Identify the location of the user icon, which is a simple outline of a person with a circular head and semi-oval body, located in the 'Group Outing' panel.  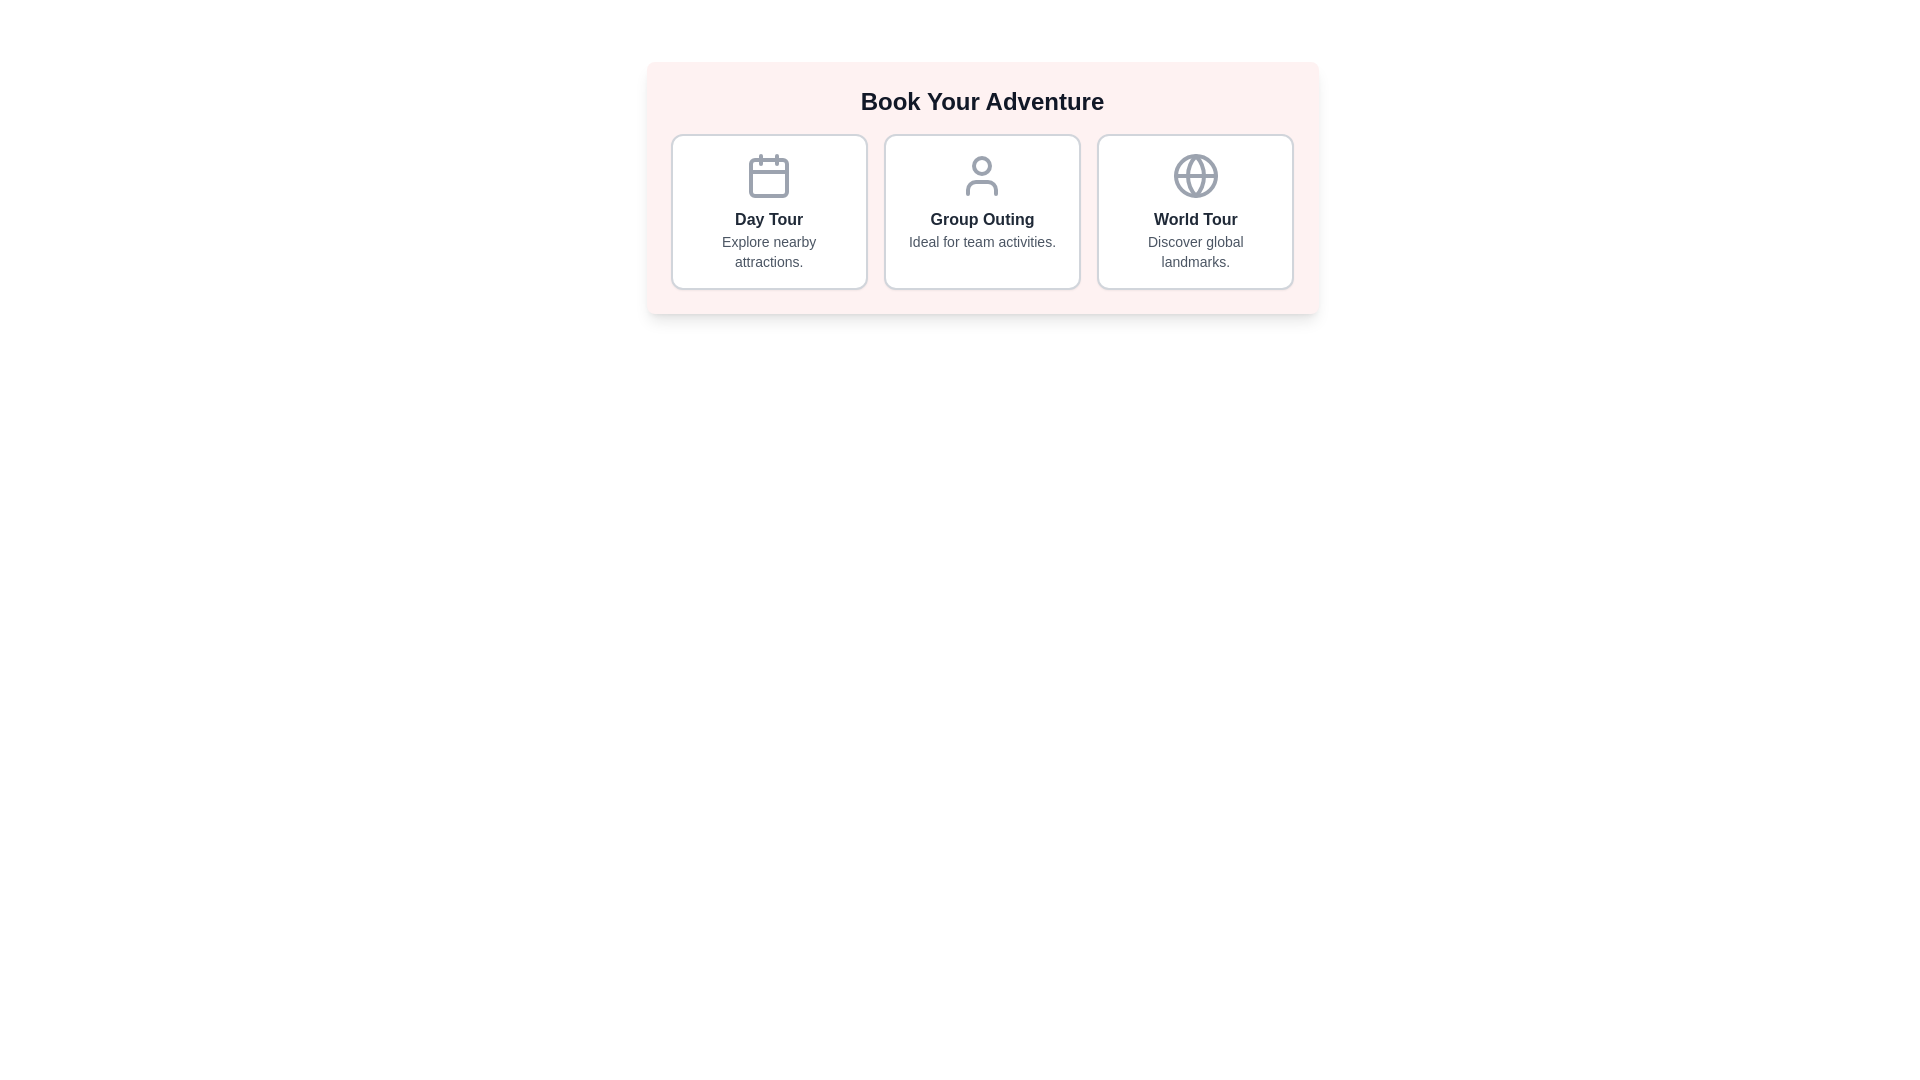
(982, 175).